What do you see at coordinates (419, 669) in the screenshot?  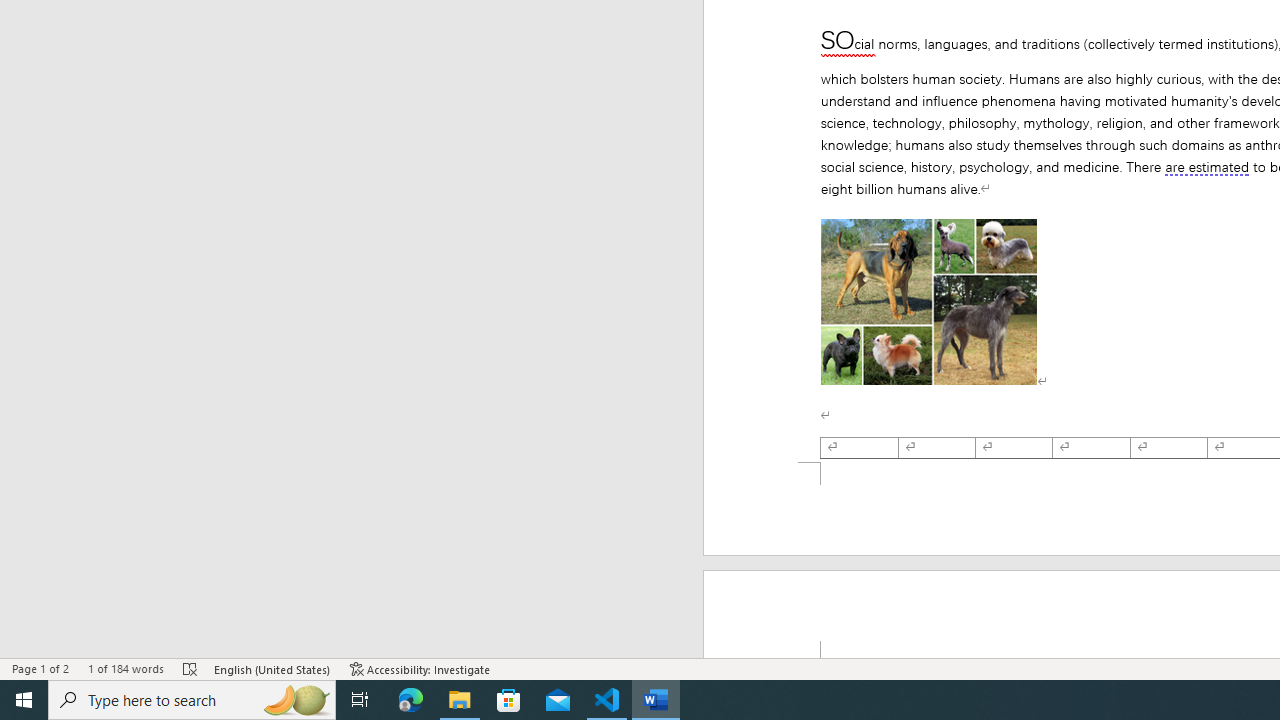 I see `'Accessibility Checker Accessibility: Investigate'` at bounding box center [419, 669].